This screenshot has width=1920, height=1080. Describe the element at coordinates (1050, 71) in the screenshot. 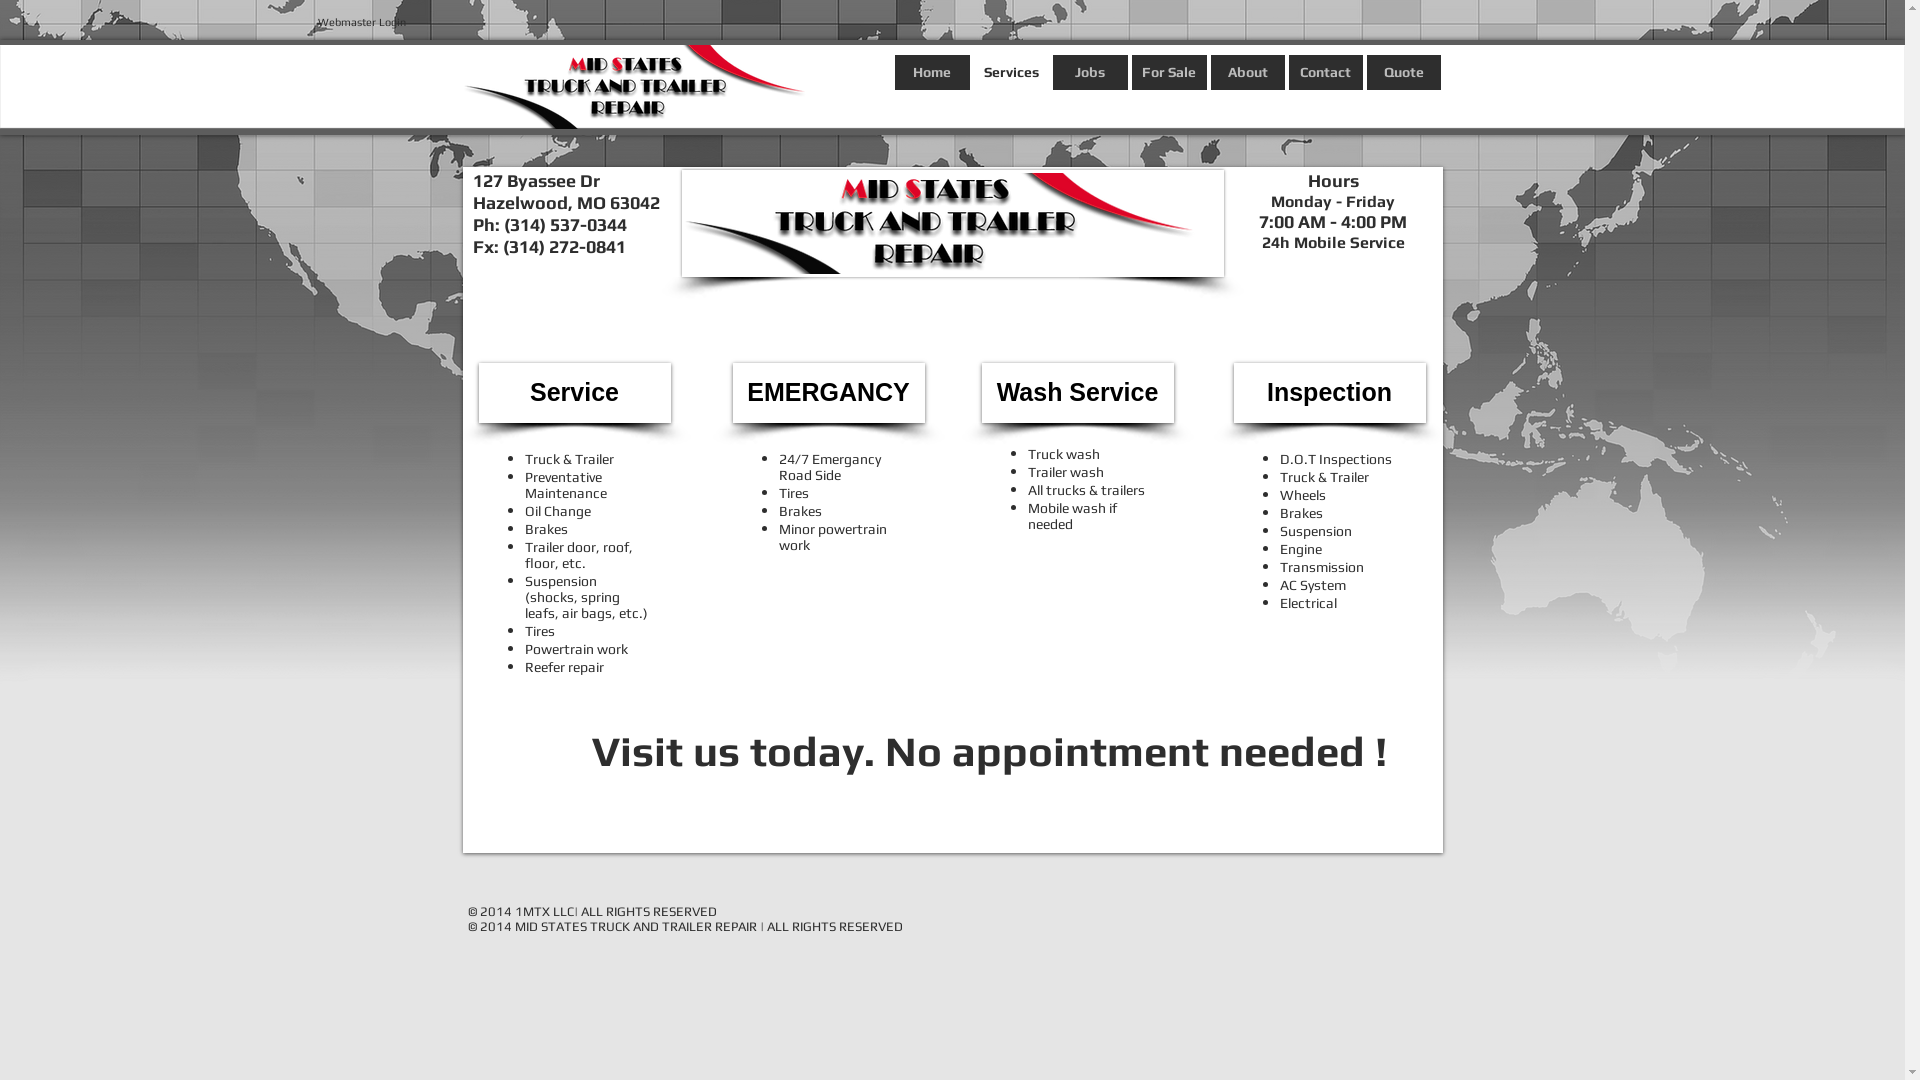

I see `'Jobs'` at that location.